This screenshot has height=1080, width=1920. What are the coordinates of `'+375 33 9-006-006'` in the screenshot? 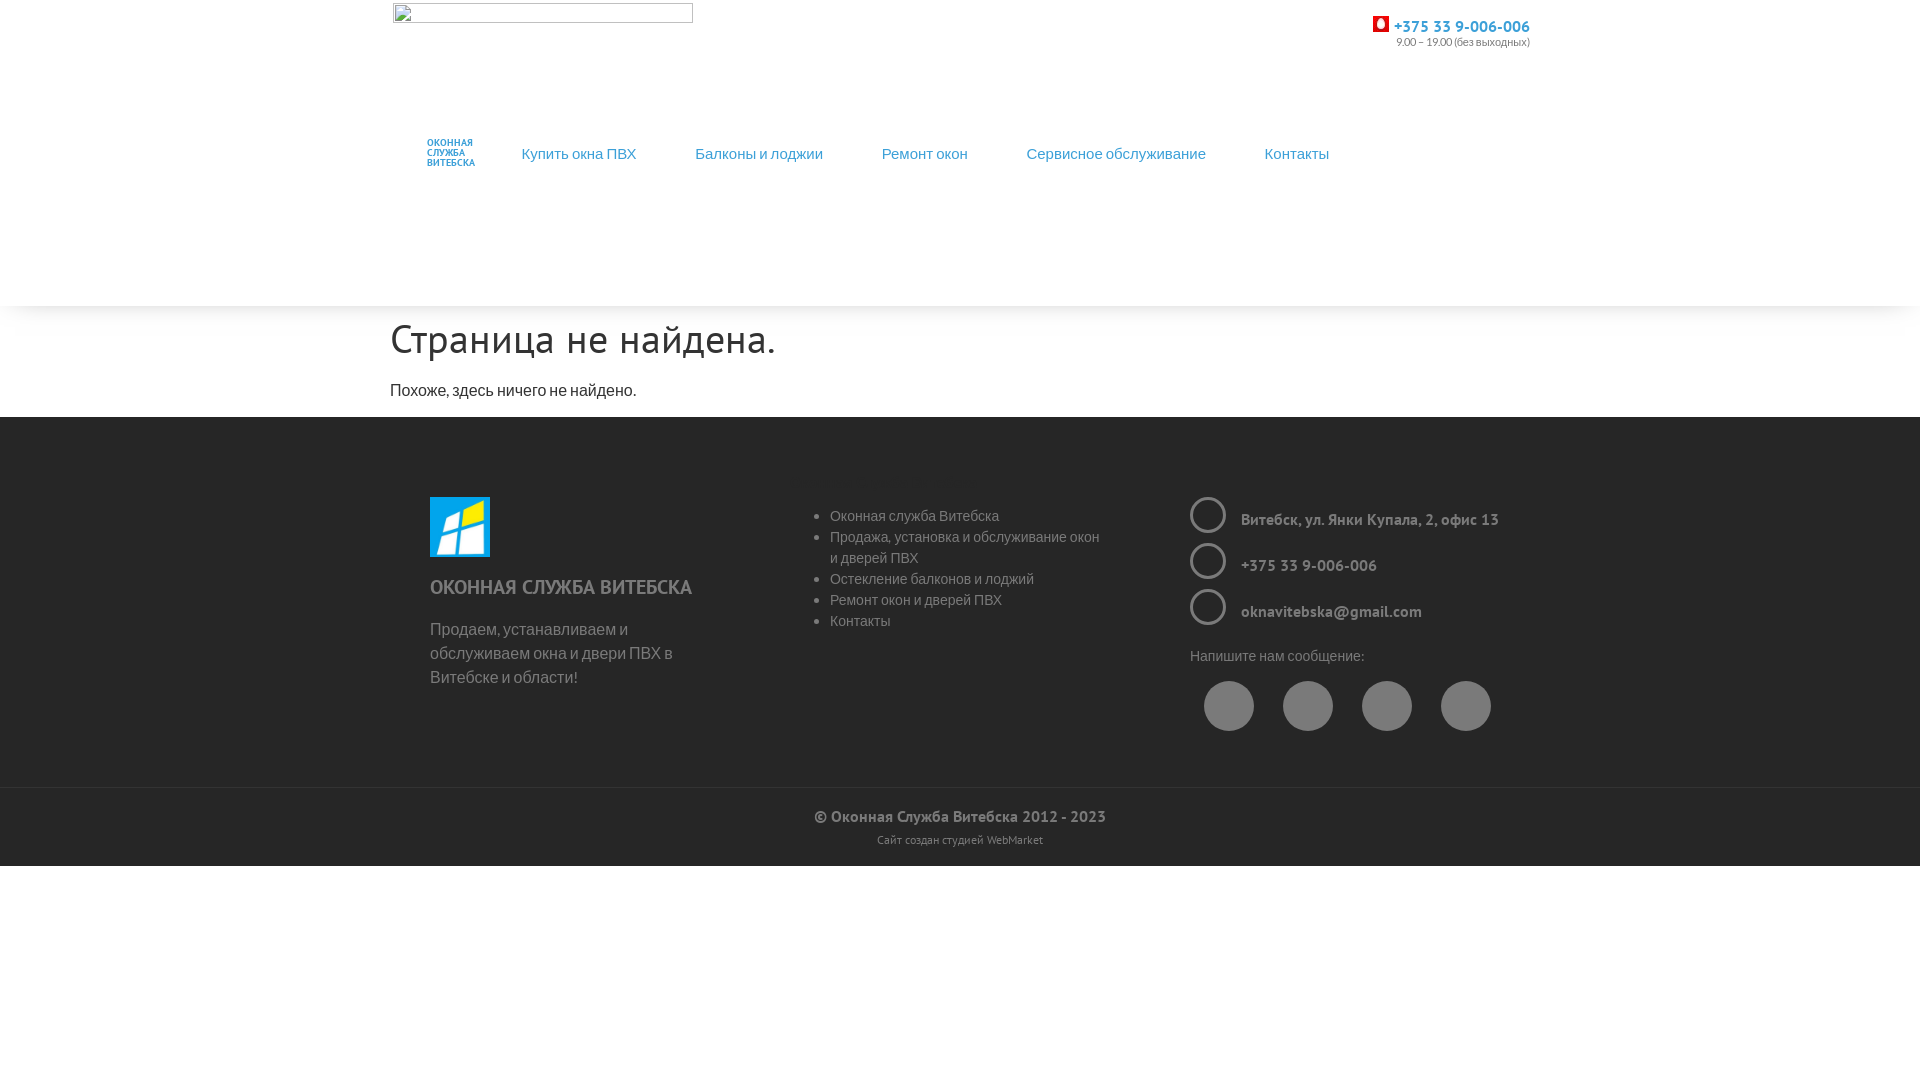 It's located at (1392, 26).